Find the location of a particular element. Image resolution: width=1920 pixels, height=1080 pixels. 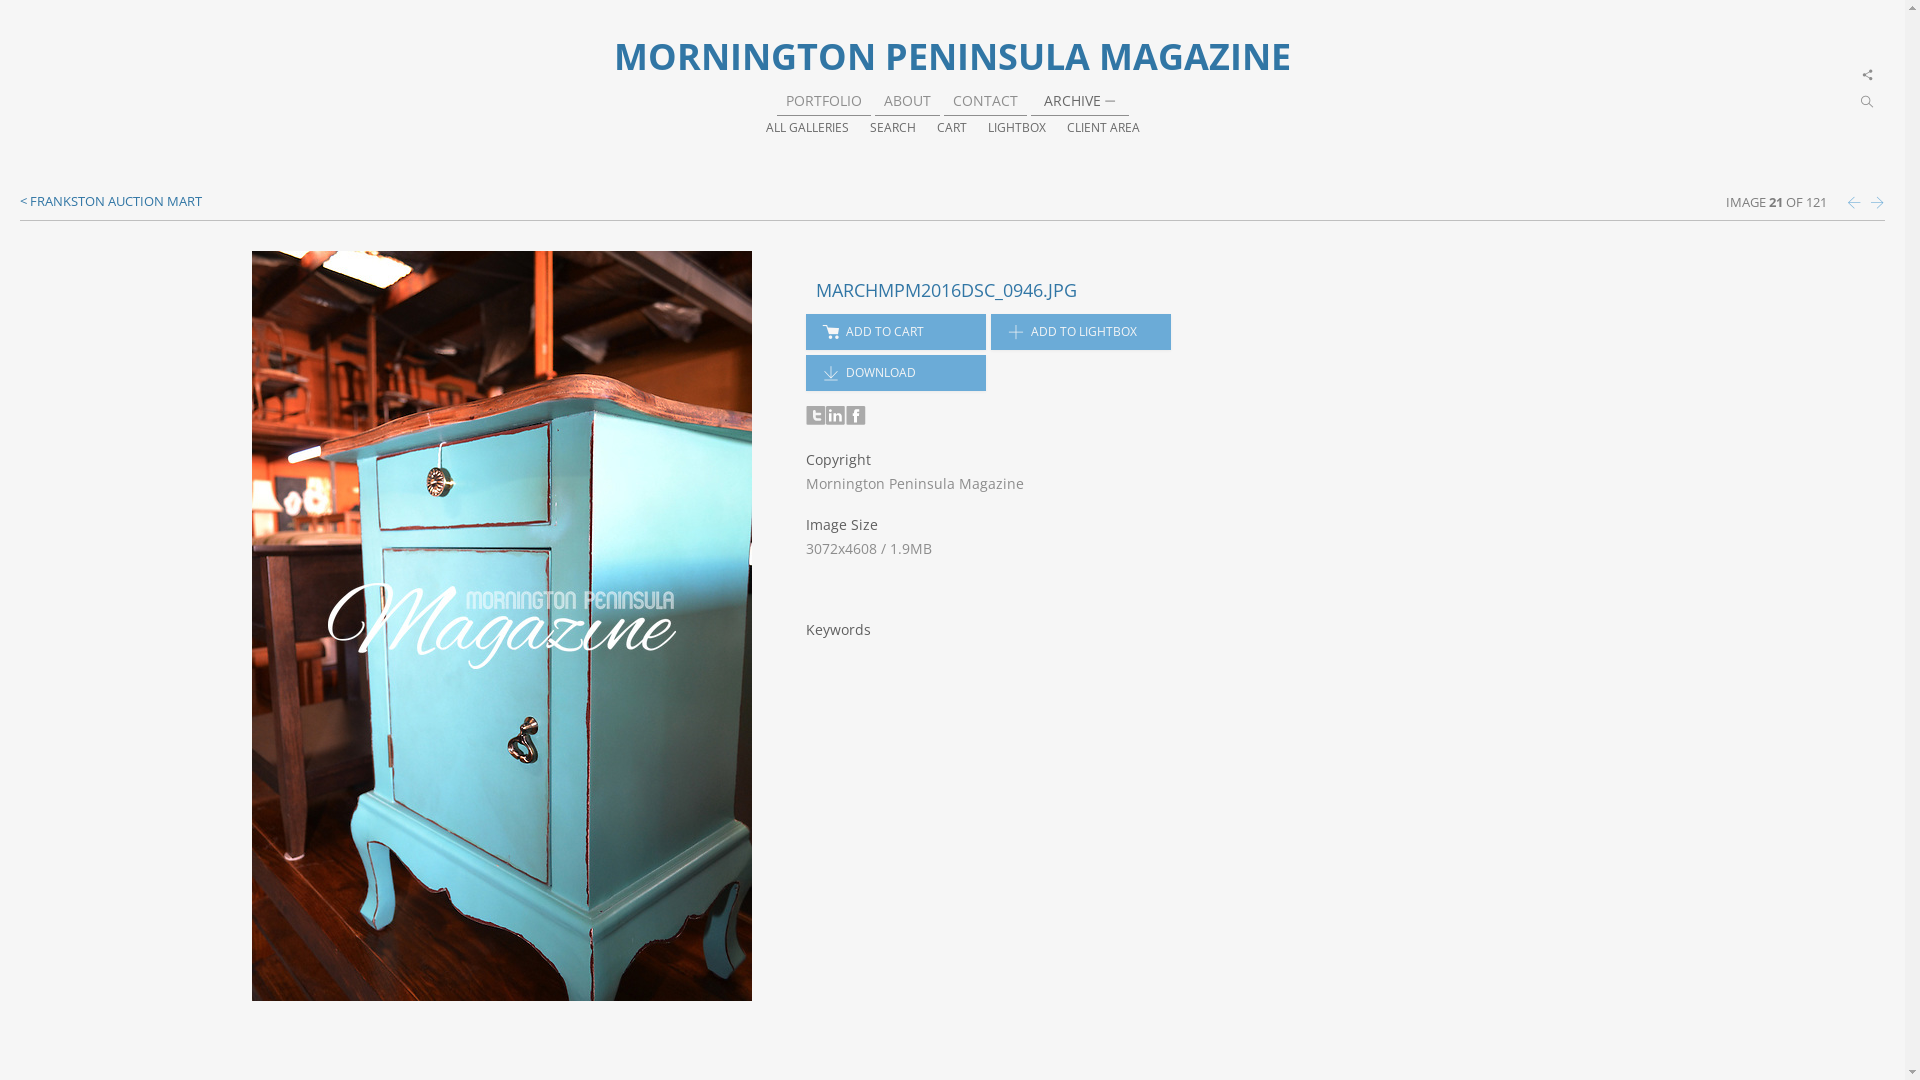

'SEARCH' is located at coordinates (869, 127).